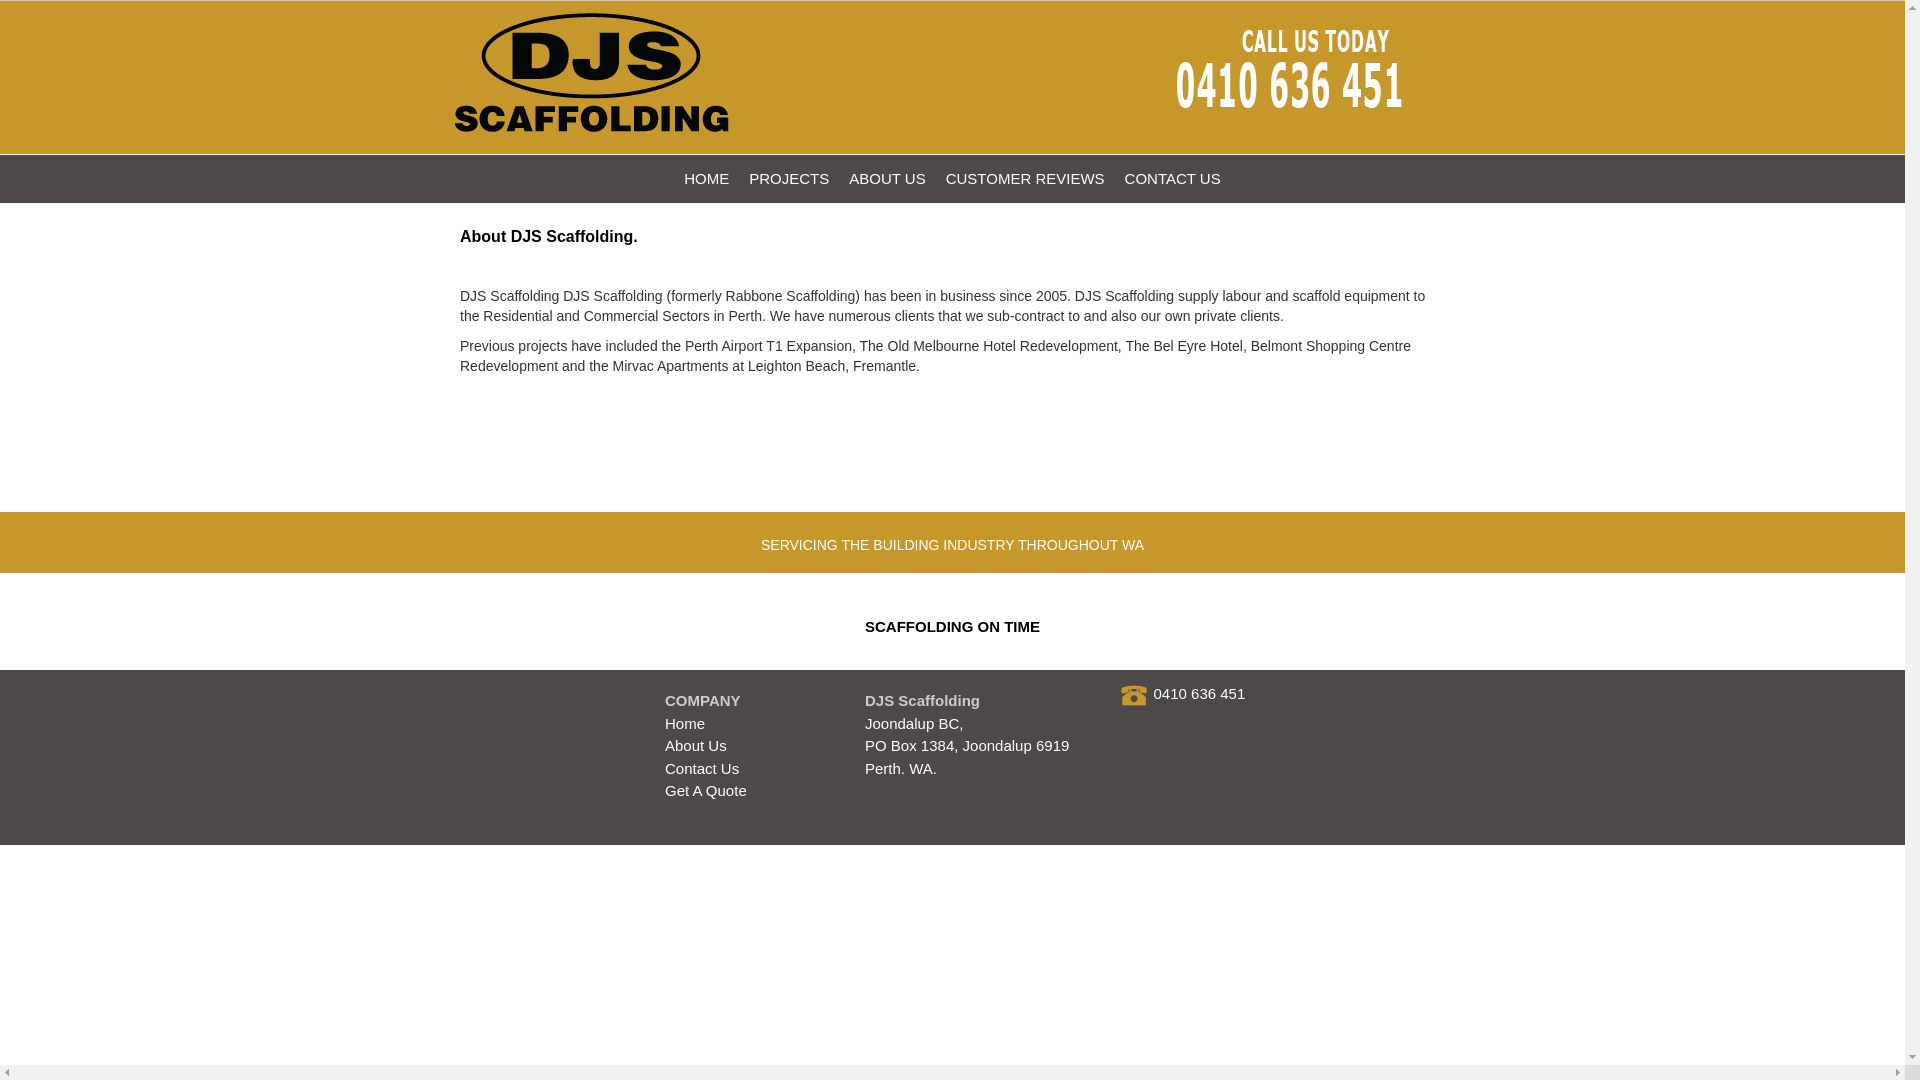  What do you see at coordinates (696, 745) in the screenshot?
I see `'About Us'` at bounding box center [696, 745].